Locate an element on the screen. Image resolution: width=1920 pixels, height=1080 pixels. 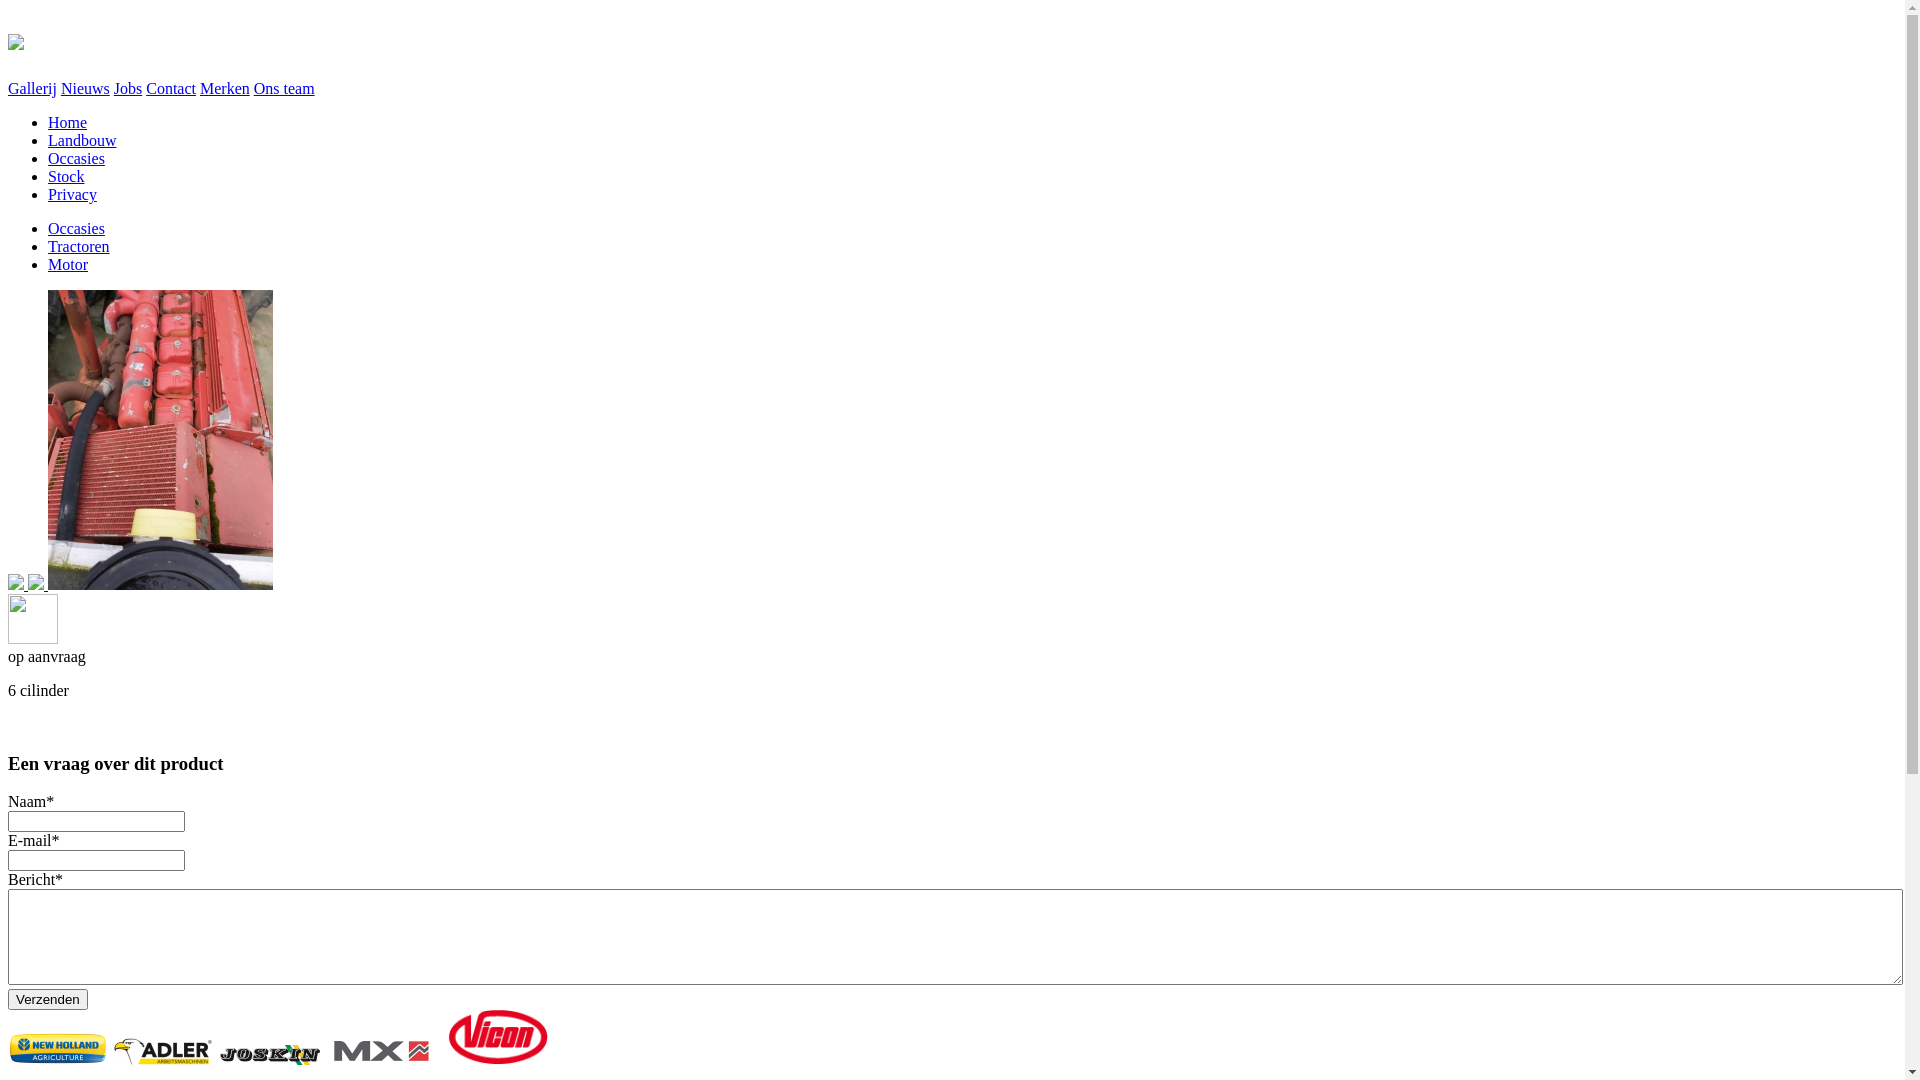
'Landbouw' is located at coordinates (48, 139).